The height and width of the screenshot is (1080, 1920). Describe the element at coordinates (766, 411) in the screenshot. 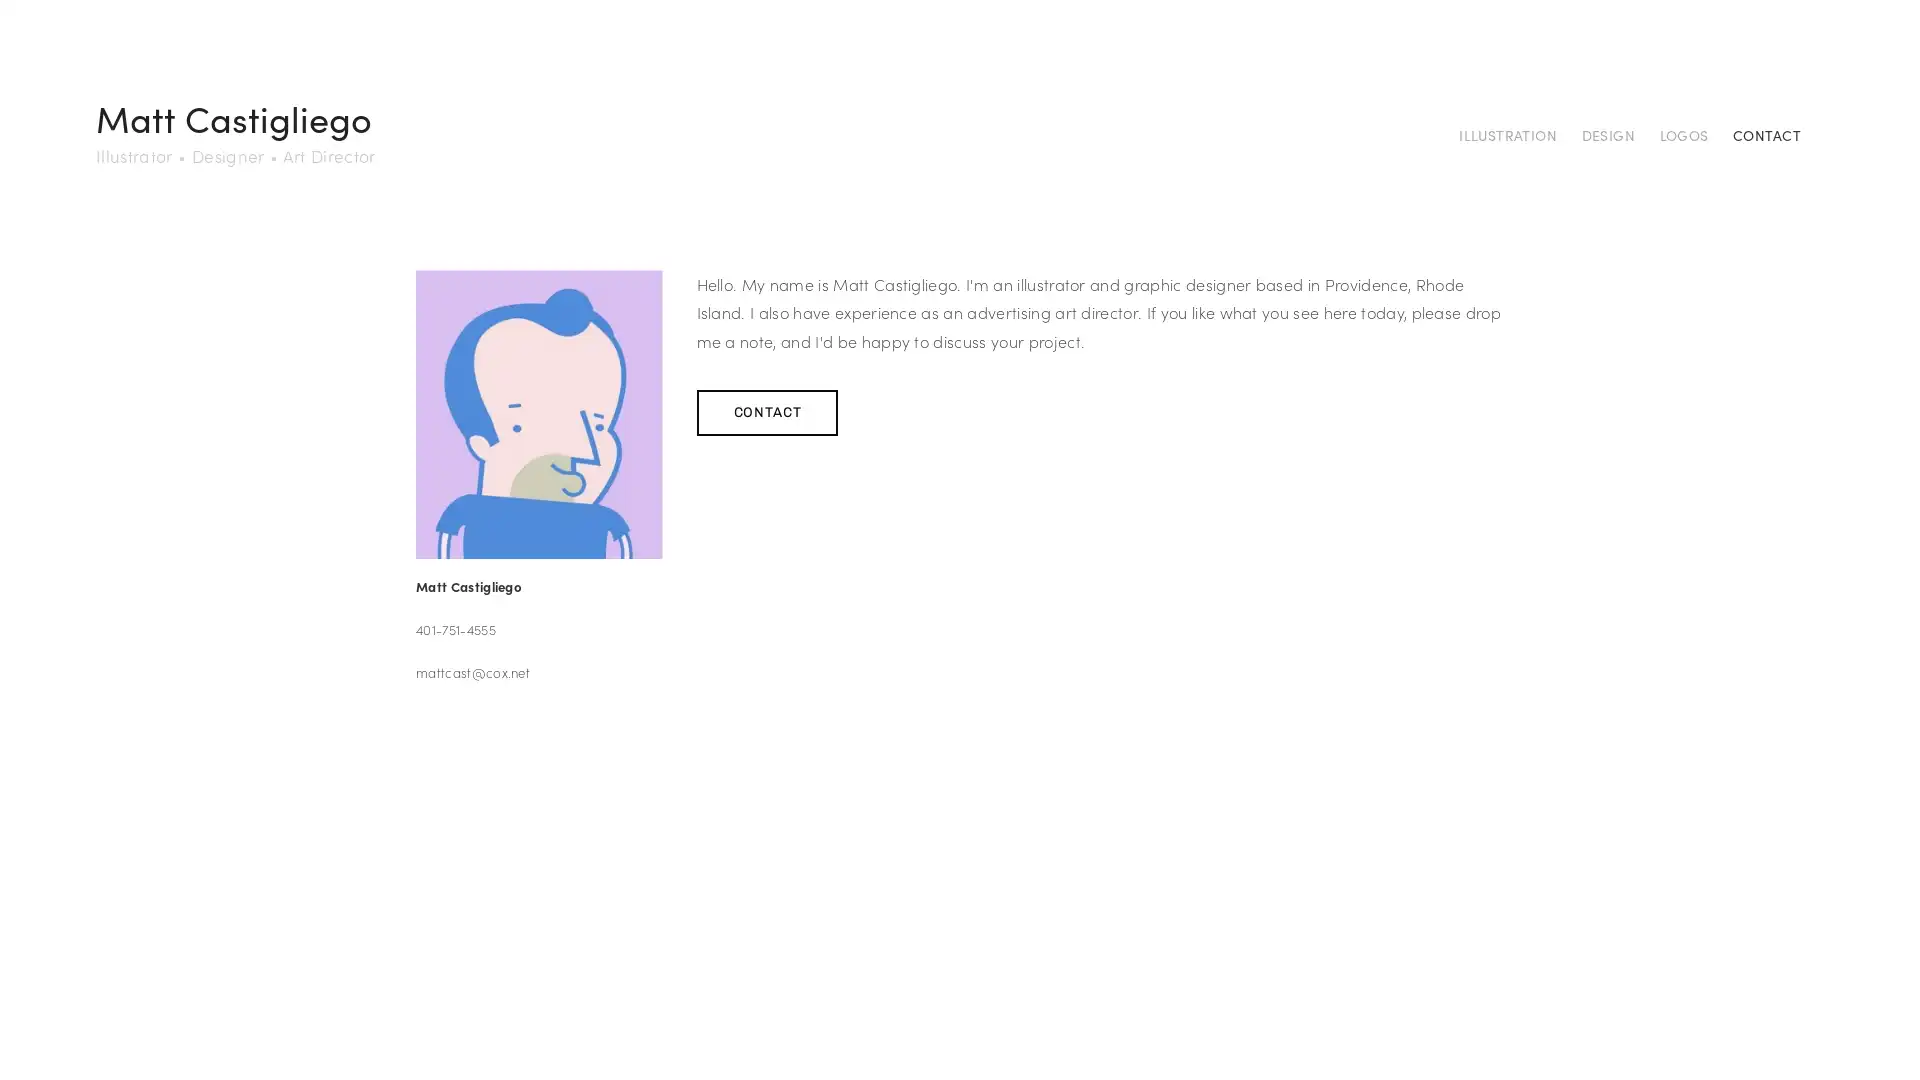

I see `CONTACT` at that location.